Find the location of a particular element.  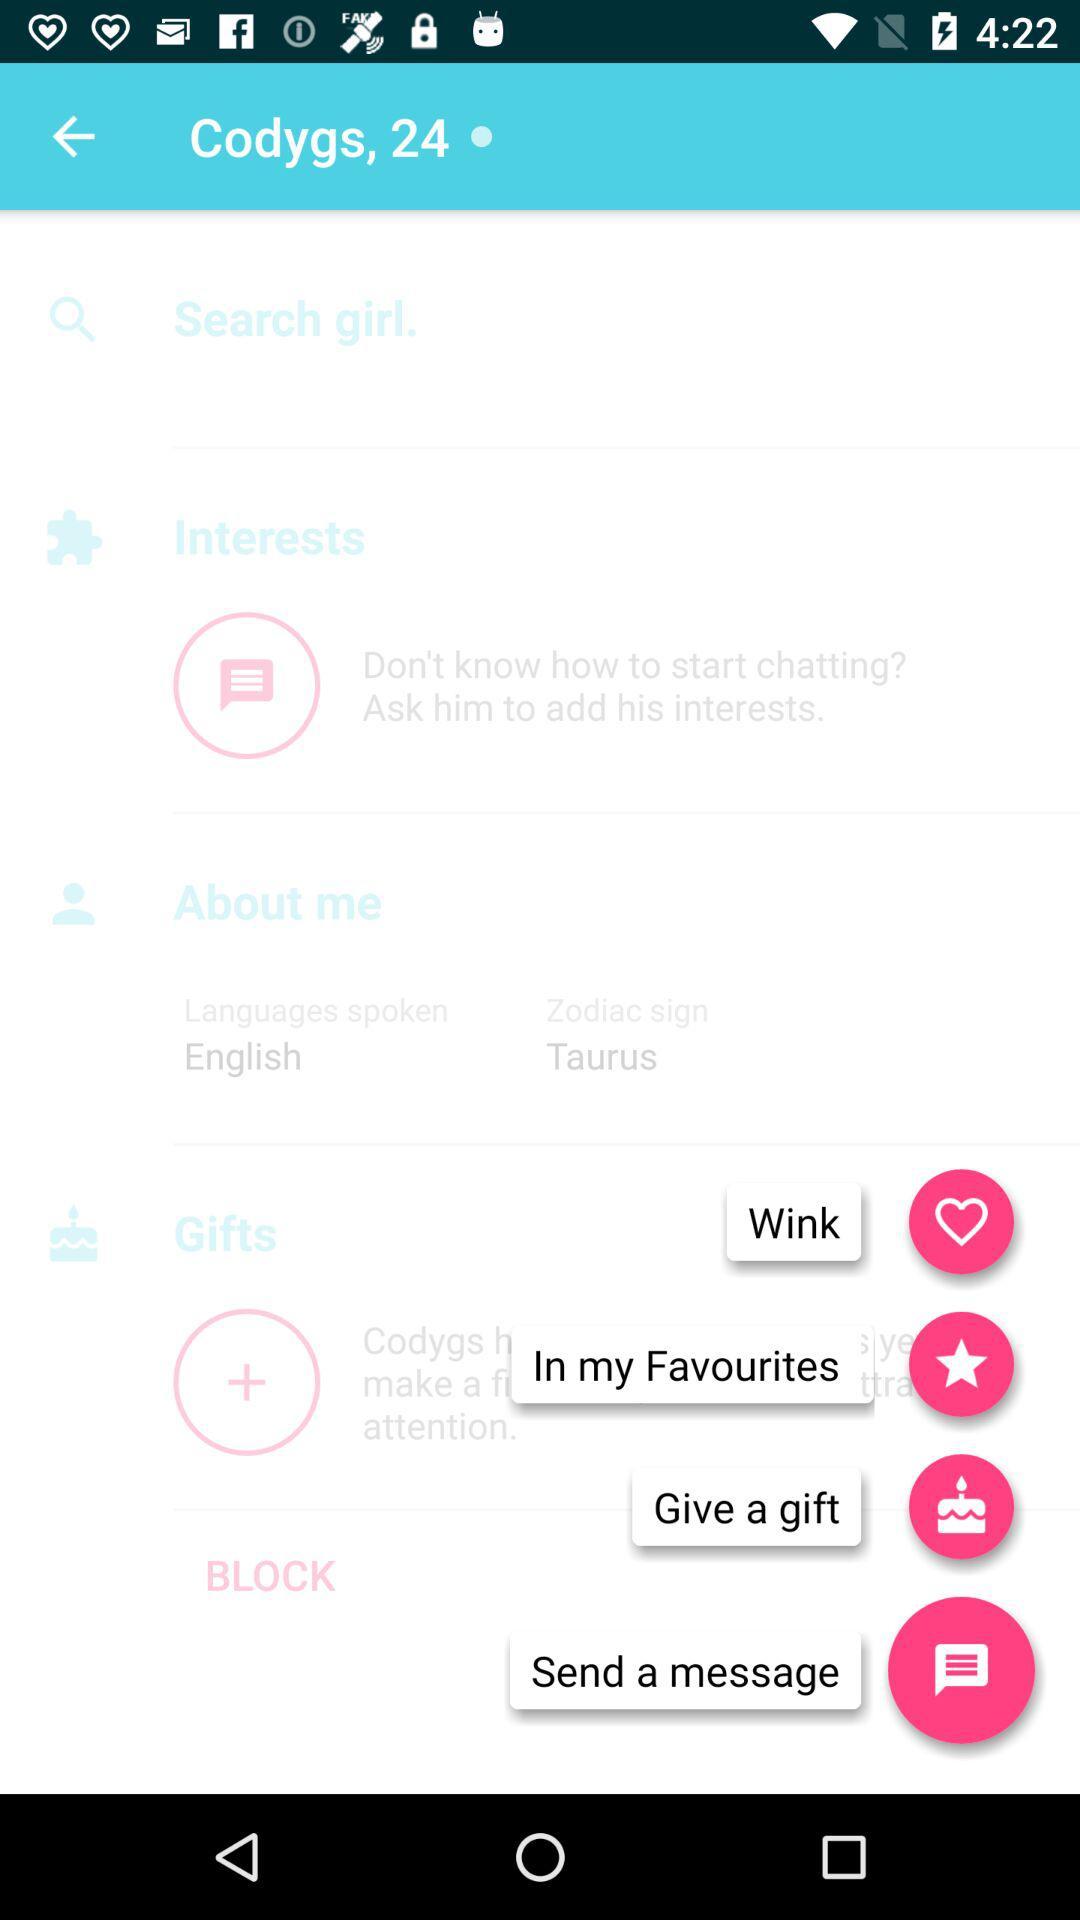

the icon to the right of give a gift is located at coordinates (960, 1670).